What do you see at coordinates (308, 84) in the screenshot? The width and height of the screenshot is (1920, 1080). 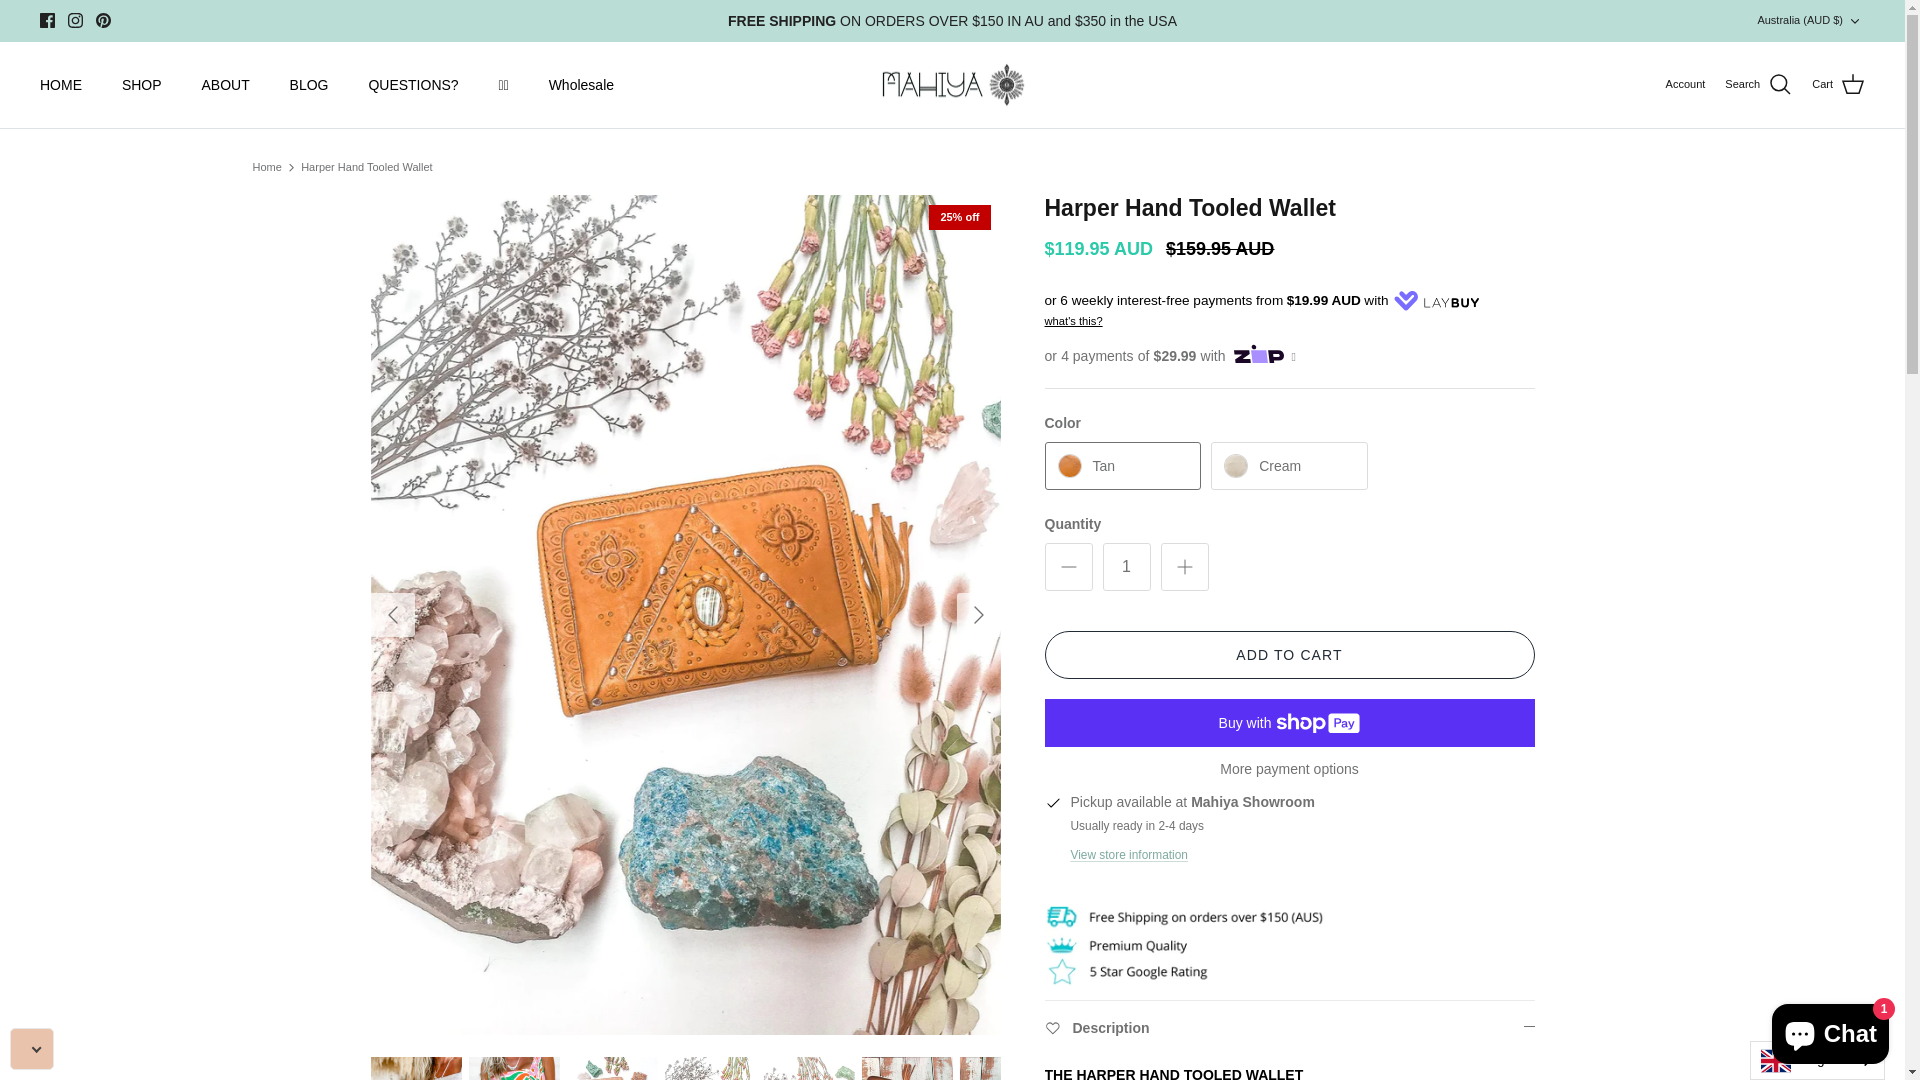 I see `'BLOG'` at bounding box center [308, 84].